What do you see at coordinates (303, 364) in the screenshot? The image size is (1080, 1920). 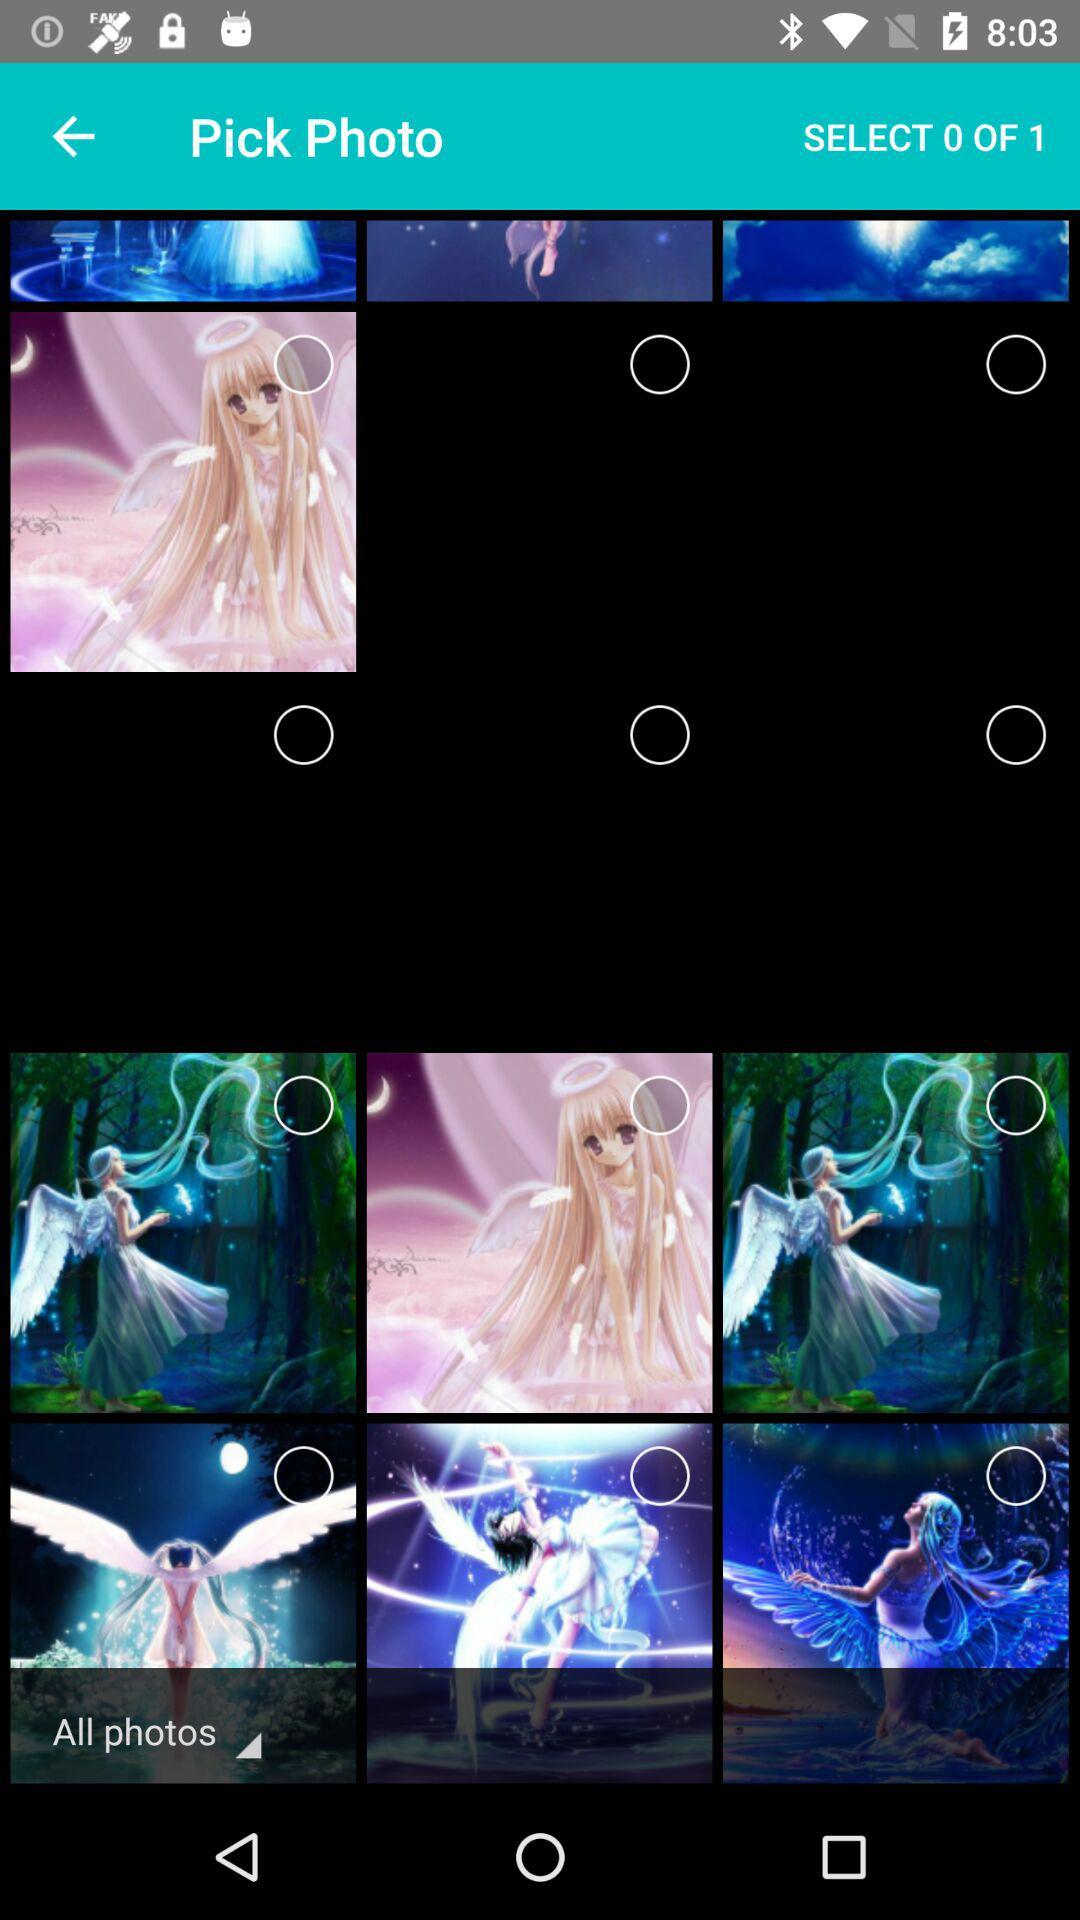 I see `photo` at bounding box center [303, 364].